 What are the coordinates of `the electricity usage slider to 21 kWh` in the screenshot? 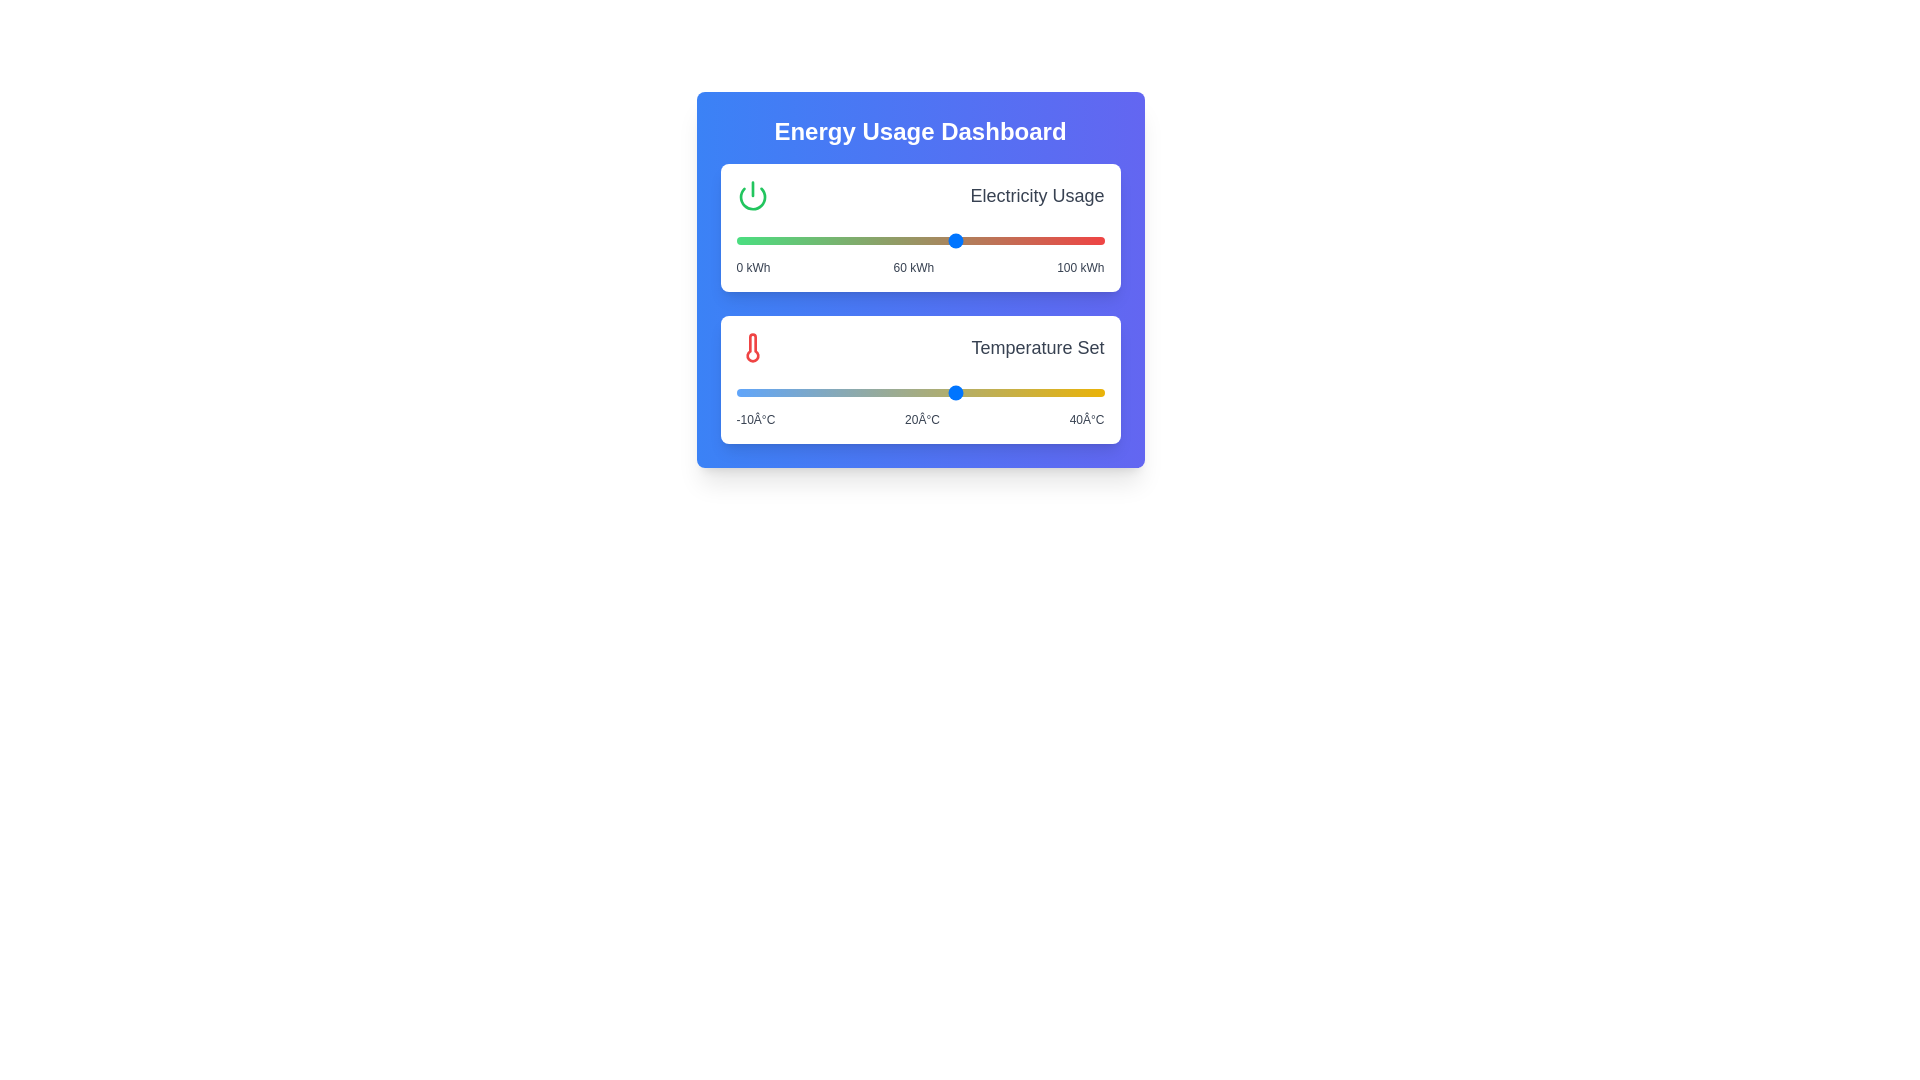 It's located at (813, 239).